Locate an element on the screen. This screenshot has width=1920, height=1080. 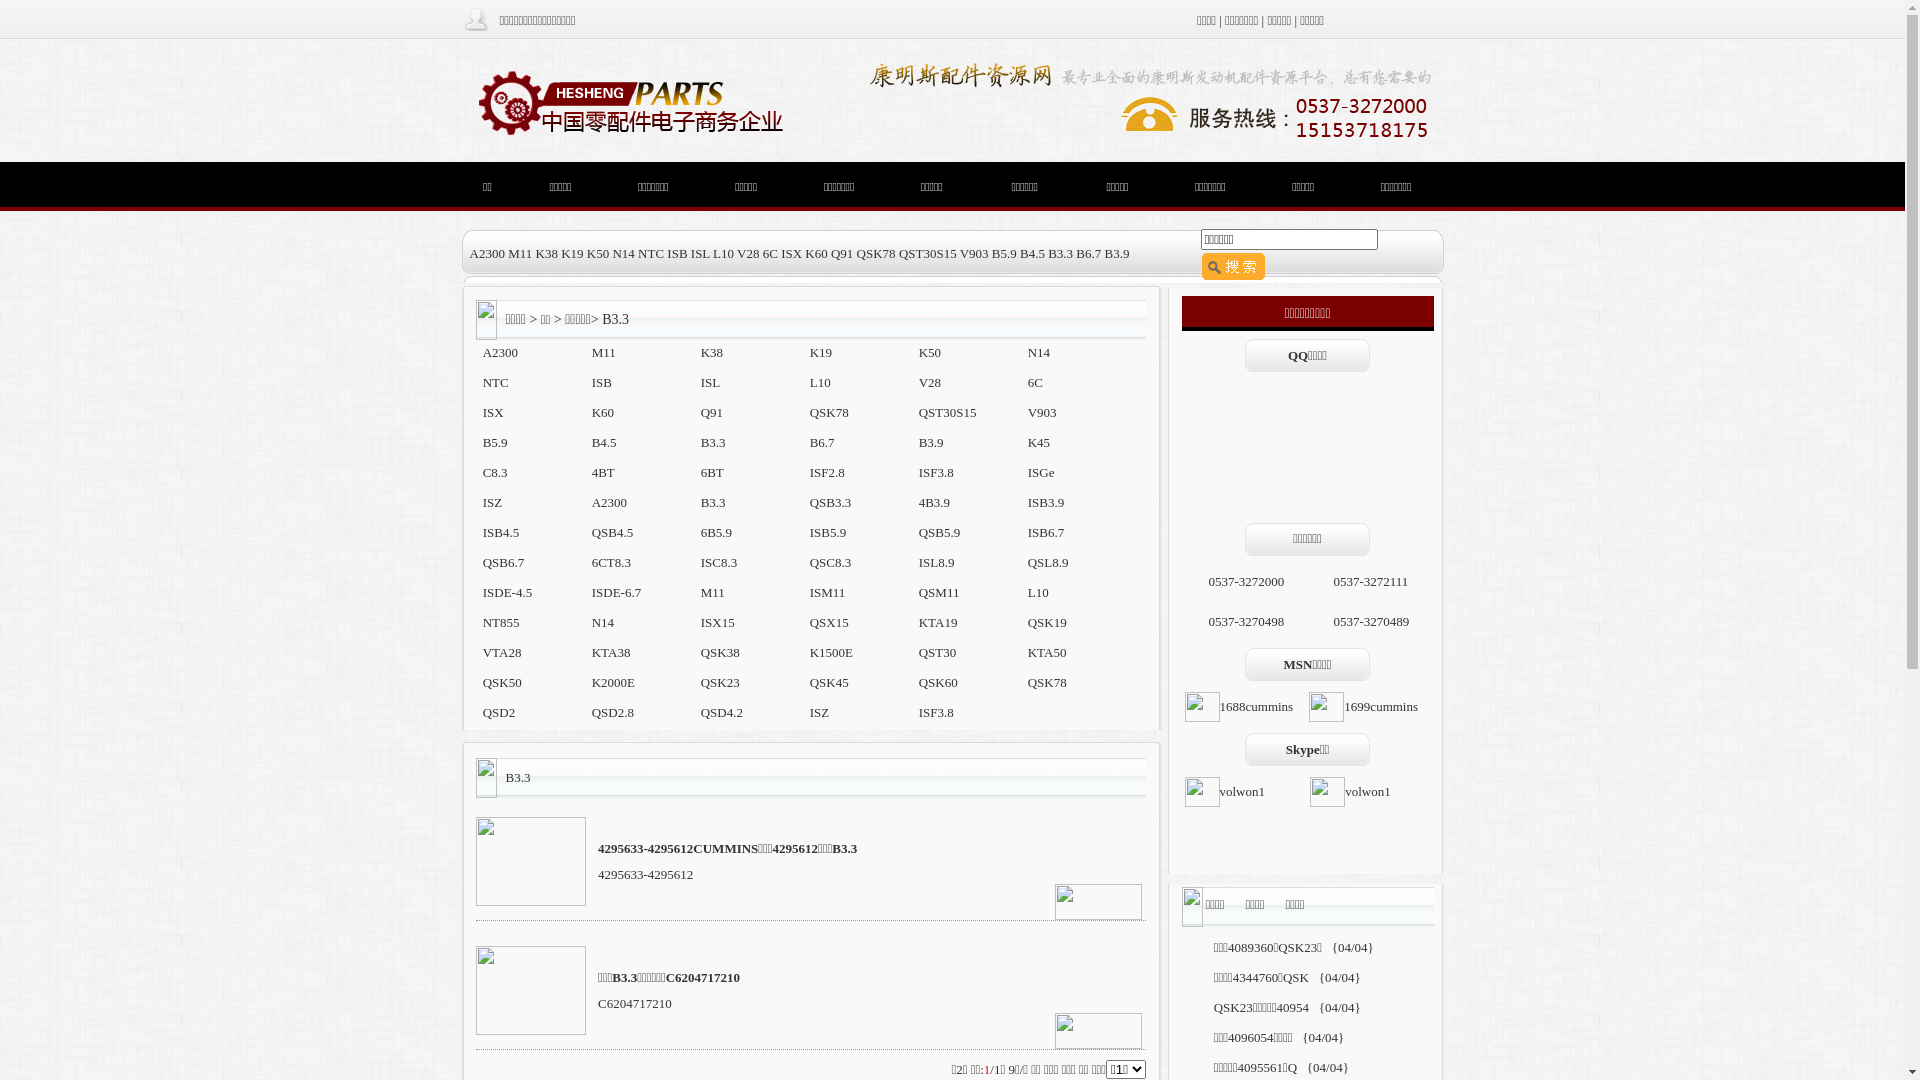
'VTA28' is located at coordinates (502, 652).